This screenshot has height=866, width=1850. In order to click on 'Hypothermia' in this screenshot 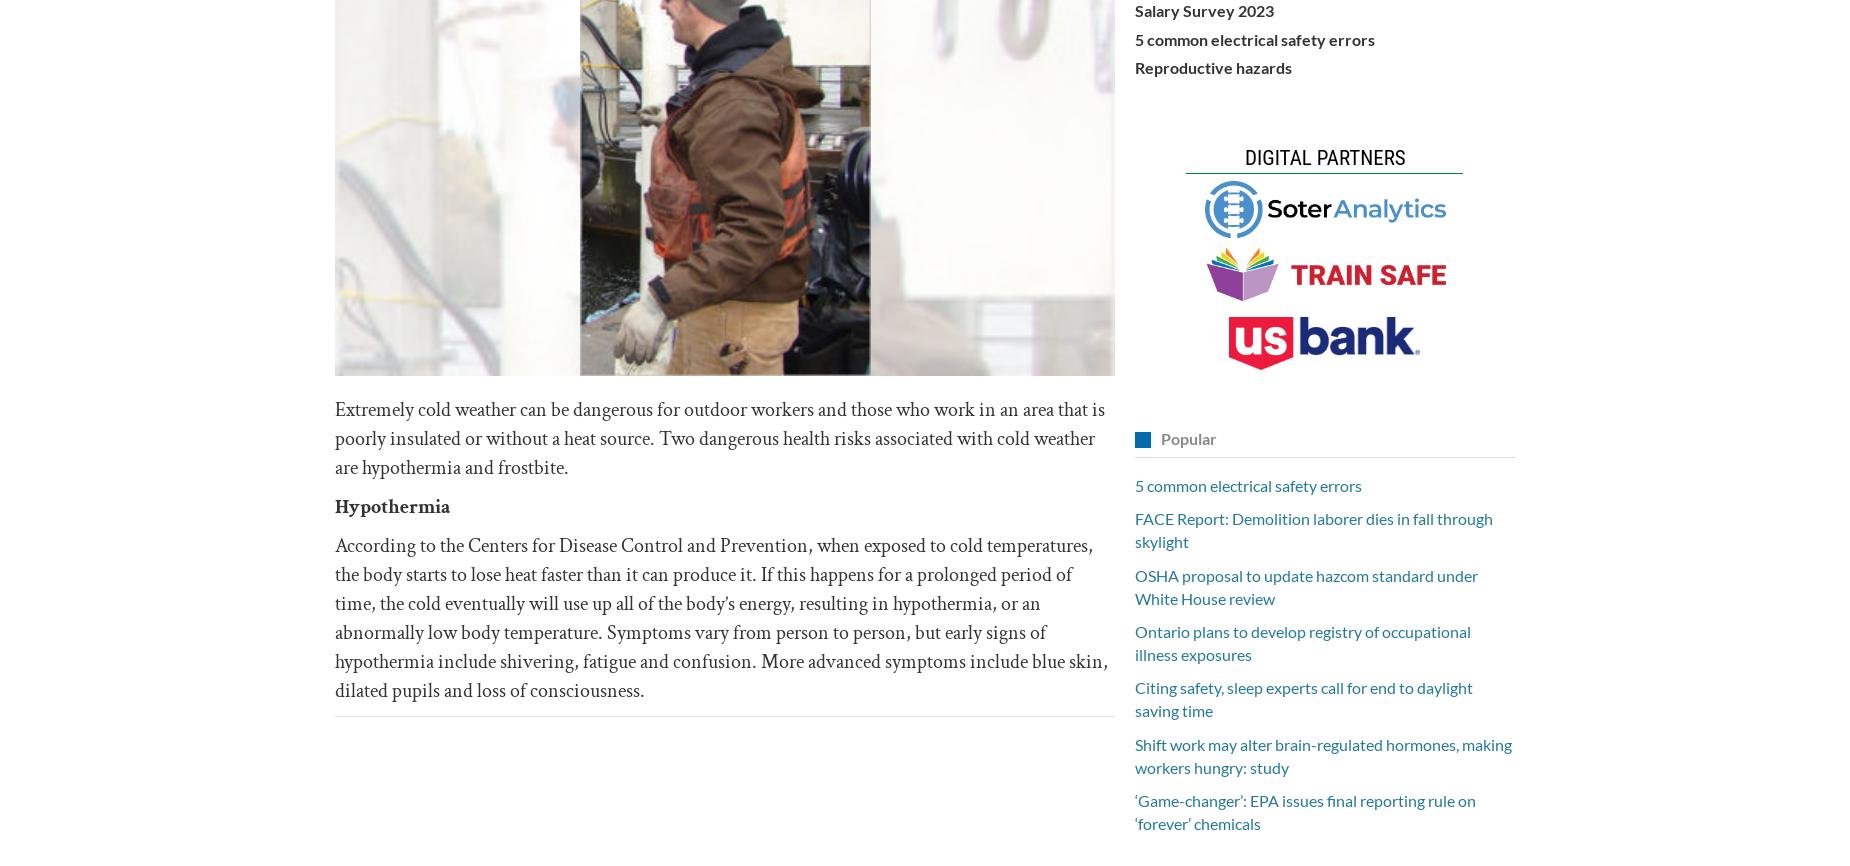, I will do `click(334, 506)`.